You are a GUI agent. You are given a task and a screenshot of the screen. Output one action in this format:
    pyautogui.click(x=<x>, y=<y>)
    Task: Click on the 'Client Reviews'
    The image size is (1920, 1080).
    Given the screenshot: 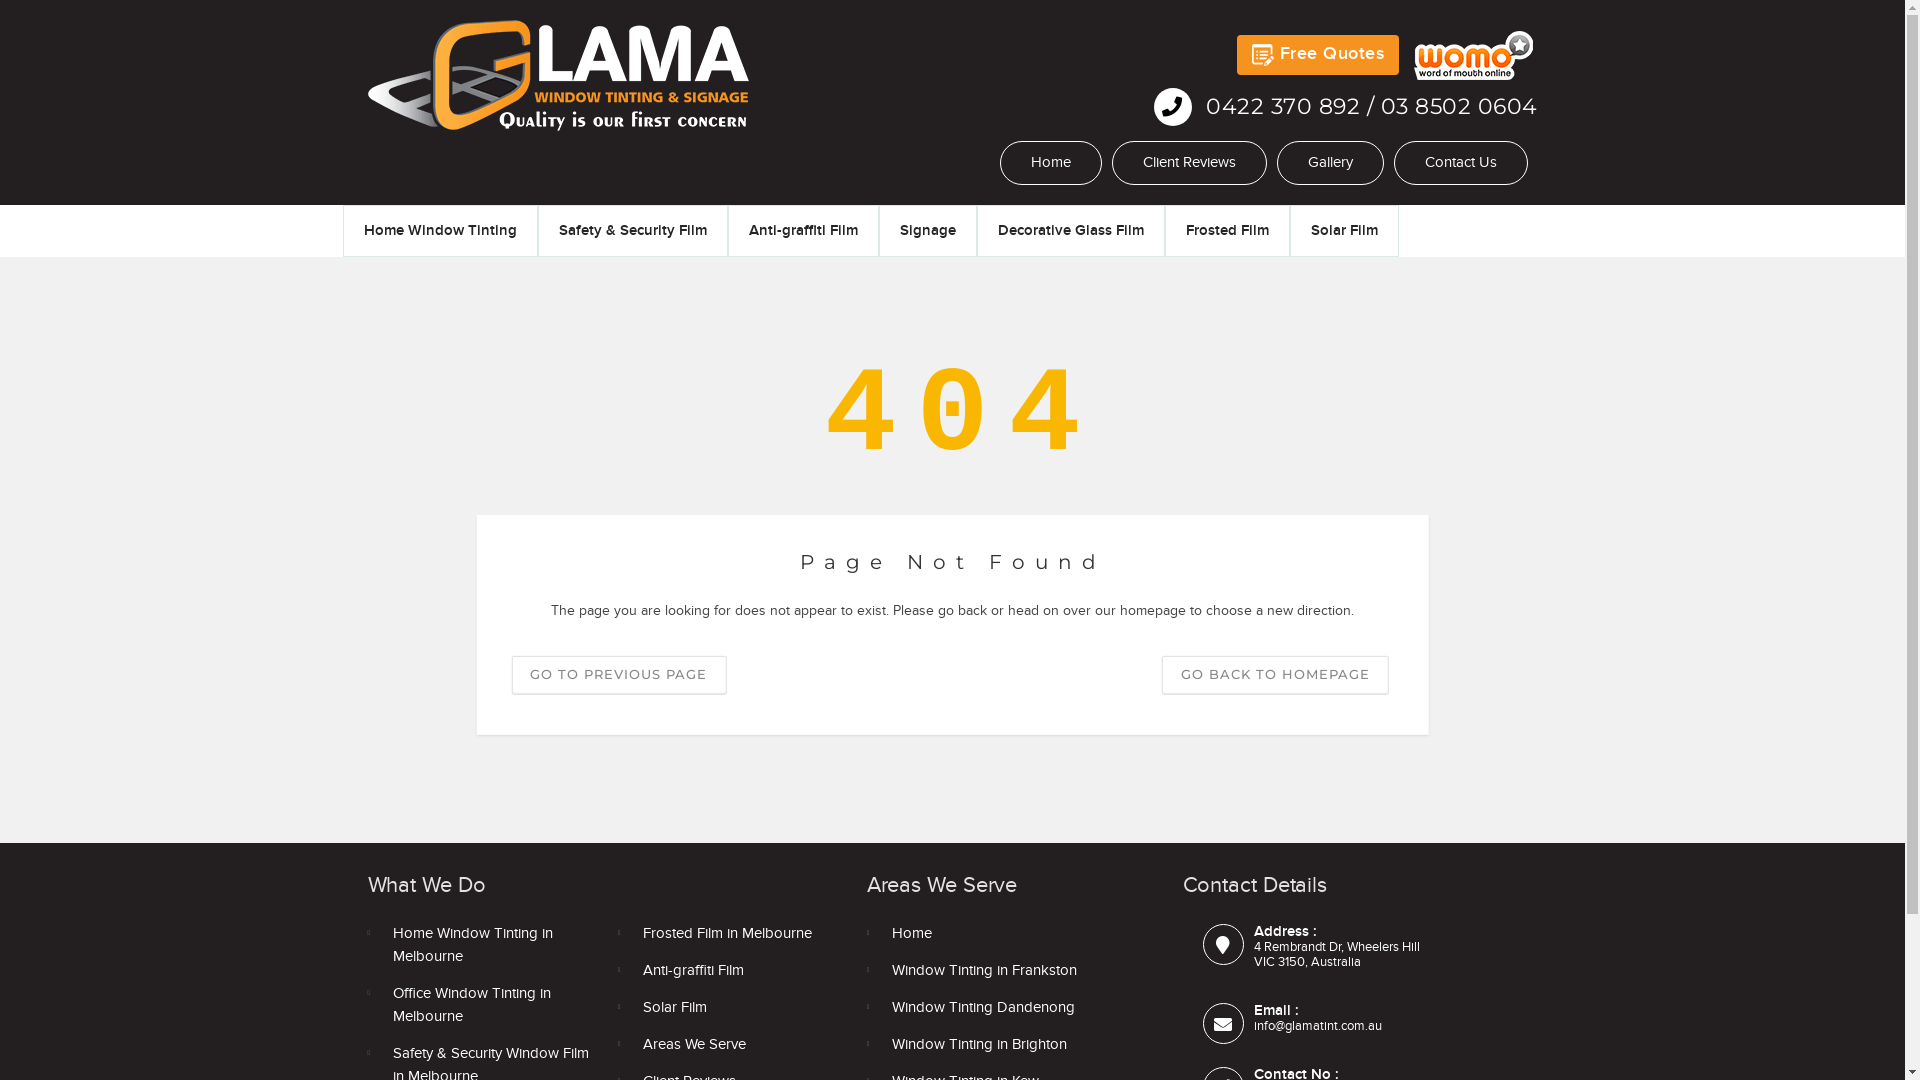 What is the action you would take?
    pyautogui.click(x=1111, y=161)
    